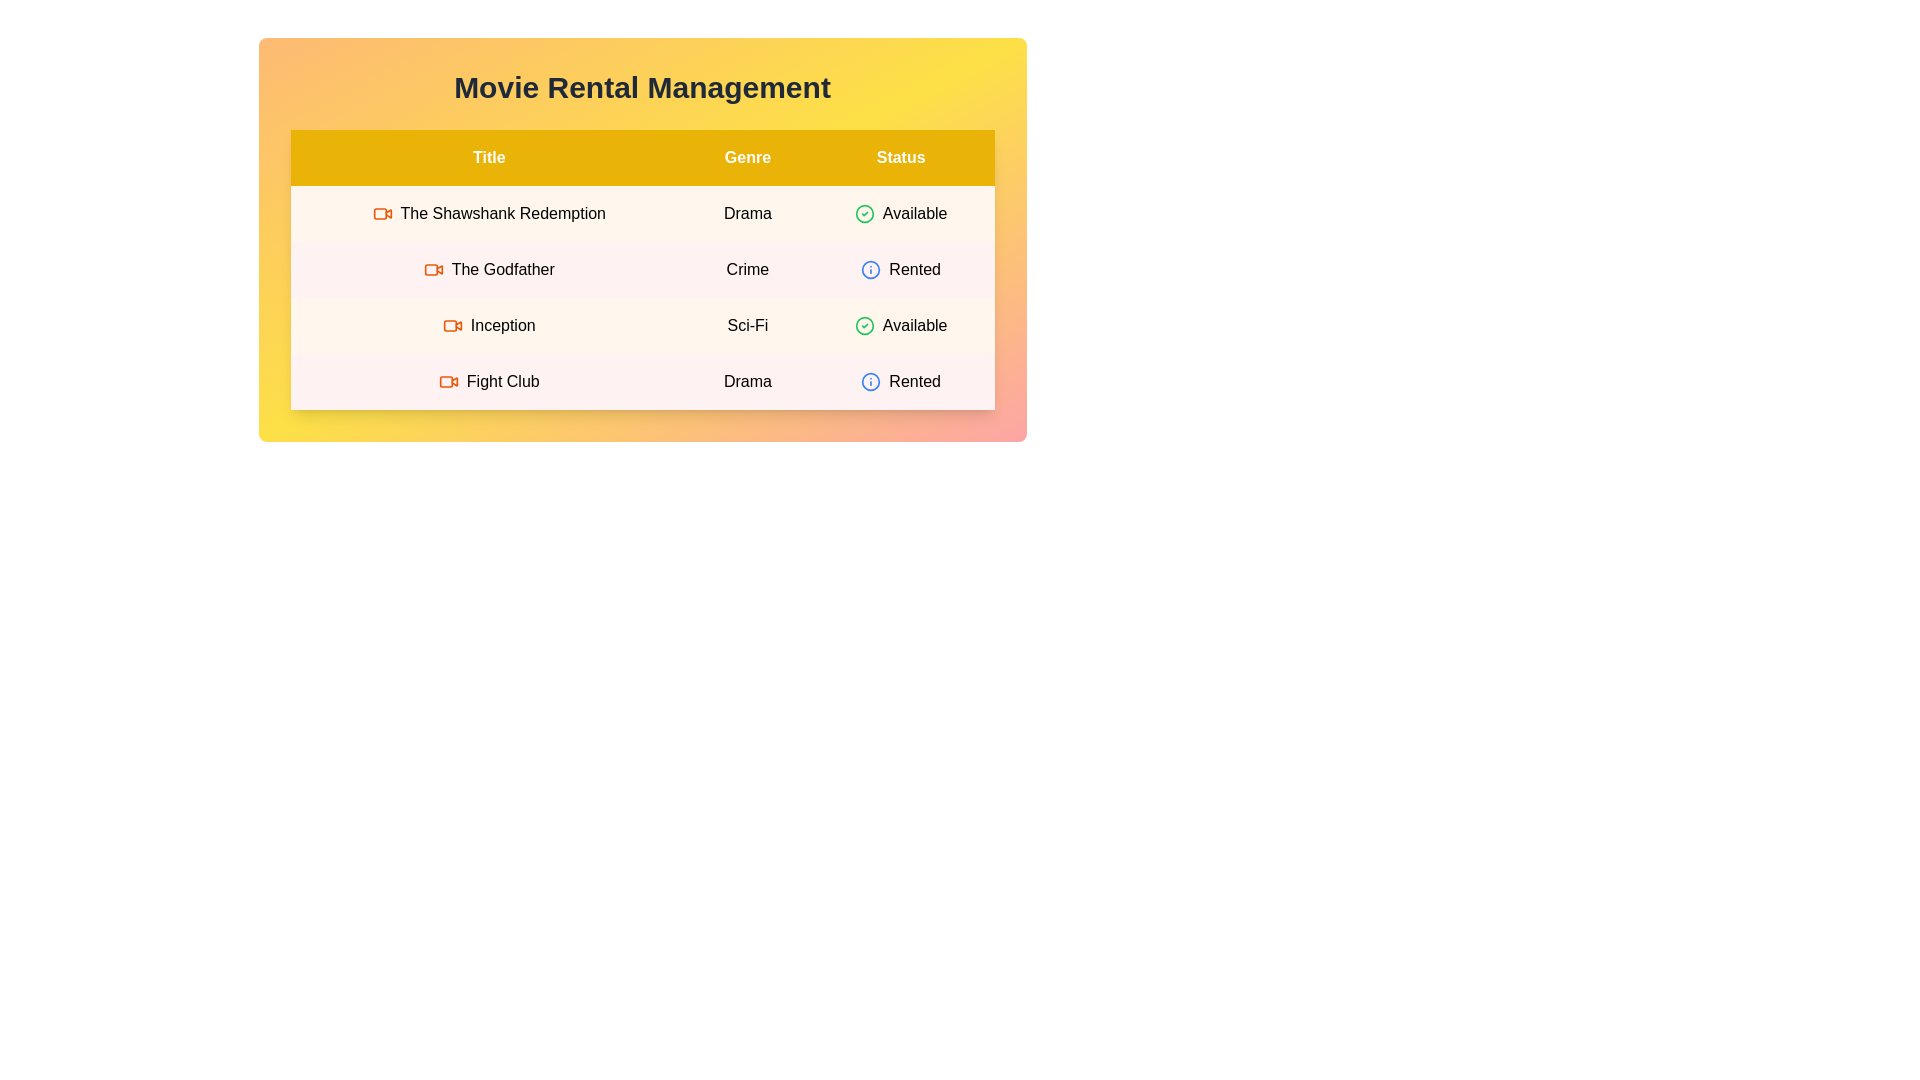 The height and width of the screenshot is (1080, 1920). I want to click on the status icon for the movie 'Inception' to view its rental status details, so click(864, 325).